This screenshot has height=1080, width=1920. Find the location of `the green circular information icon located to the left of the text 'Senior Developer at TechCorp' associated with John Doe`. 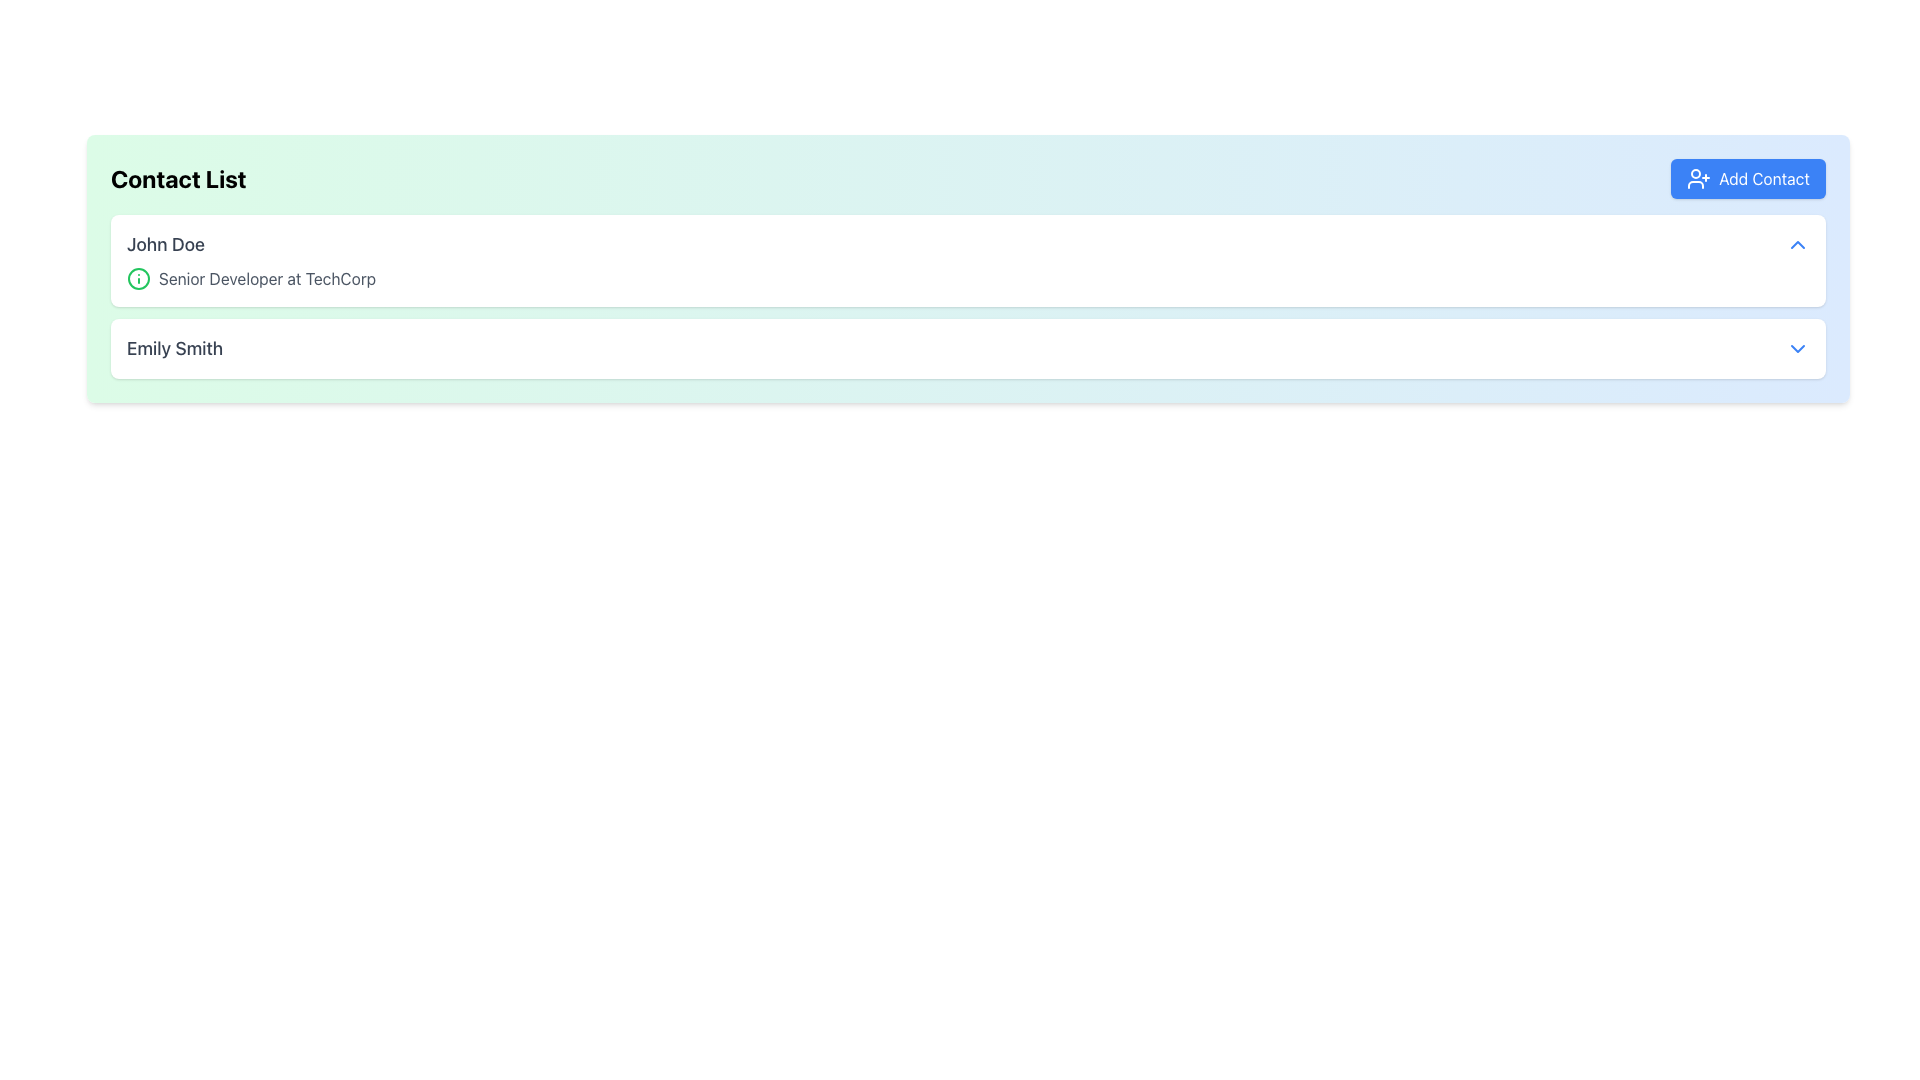

the green circular information icon located to the left of the text 'Senior Developer at TechCorp' associated with John Doe is located at coordinates (138, 278).